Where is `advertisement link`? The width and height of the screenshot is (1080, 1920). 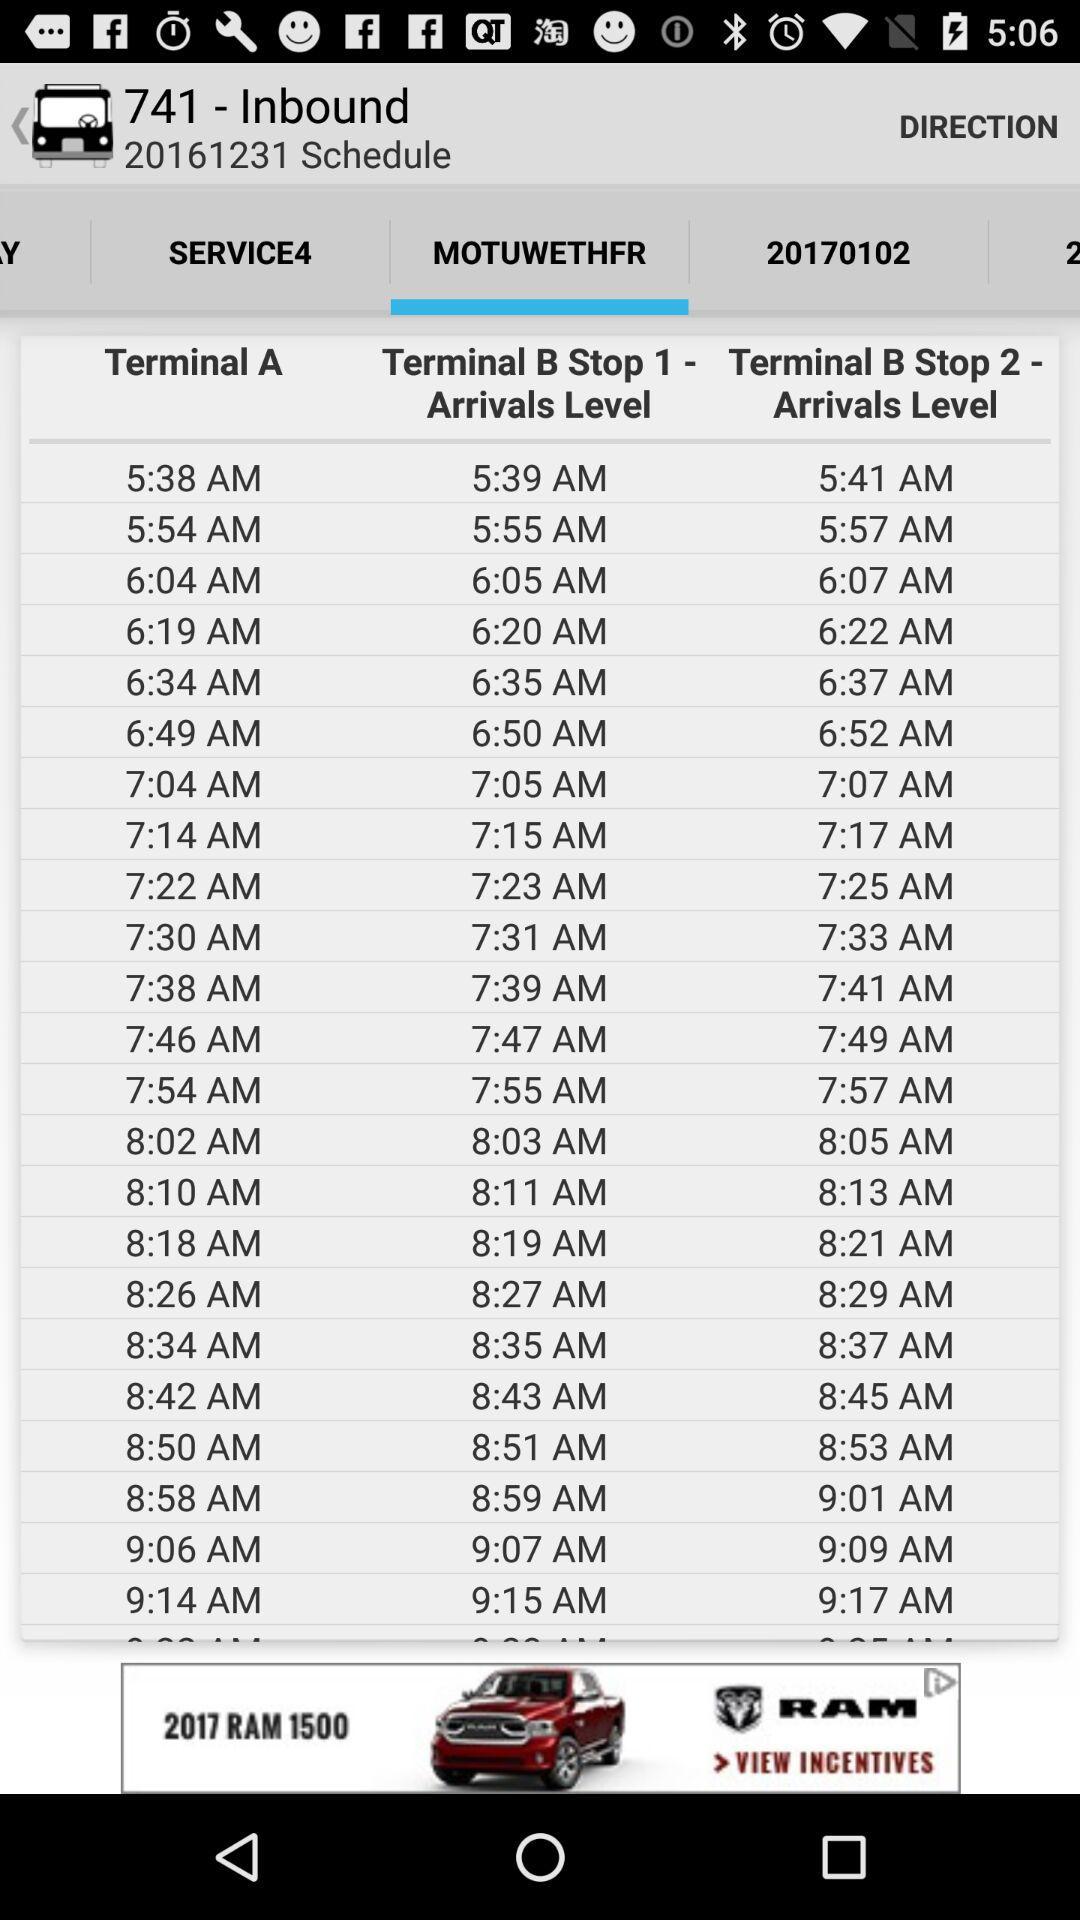
advertisement link is located at coordinates (540, 1727).